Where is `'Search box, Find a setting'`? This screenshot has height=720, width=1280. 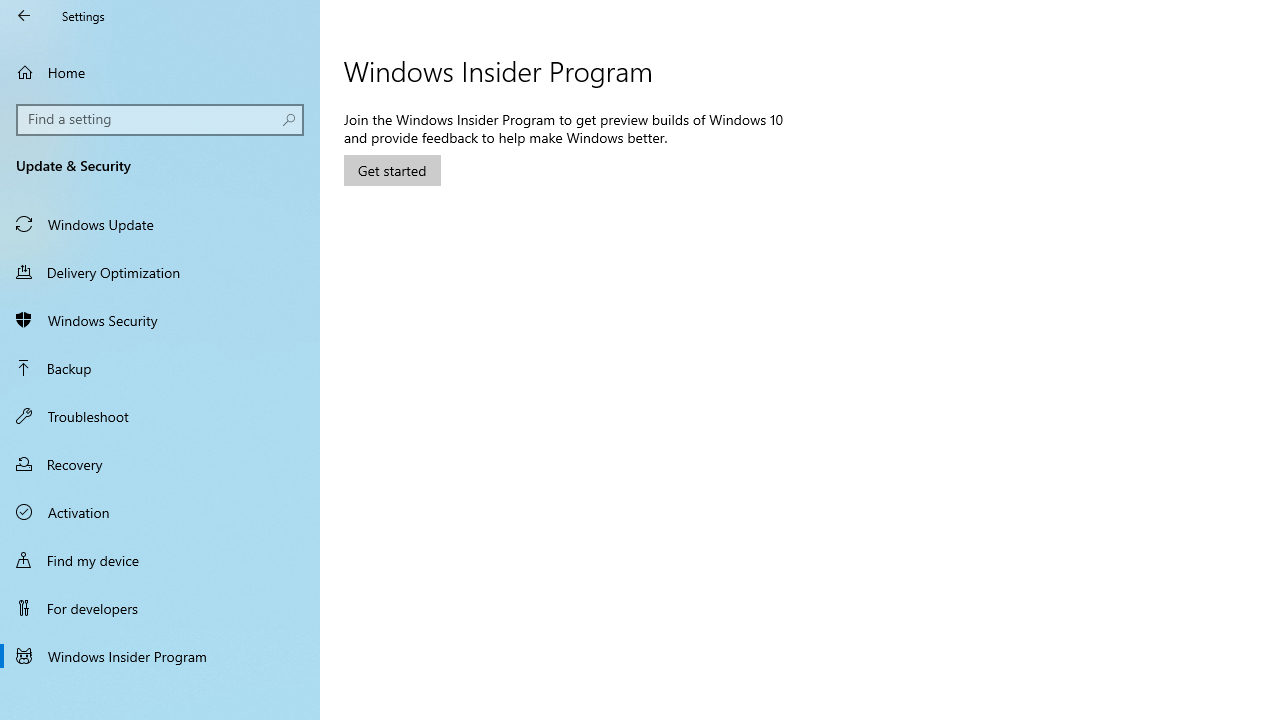 'Search box, Find a setting' is located at coordinates (160, 119).